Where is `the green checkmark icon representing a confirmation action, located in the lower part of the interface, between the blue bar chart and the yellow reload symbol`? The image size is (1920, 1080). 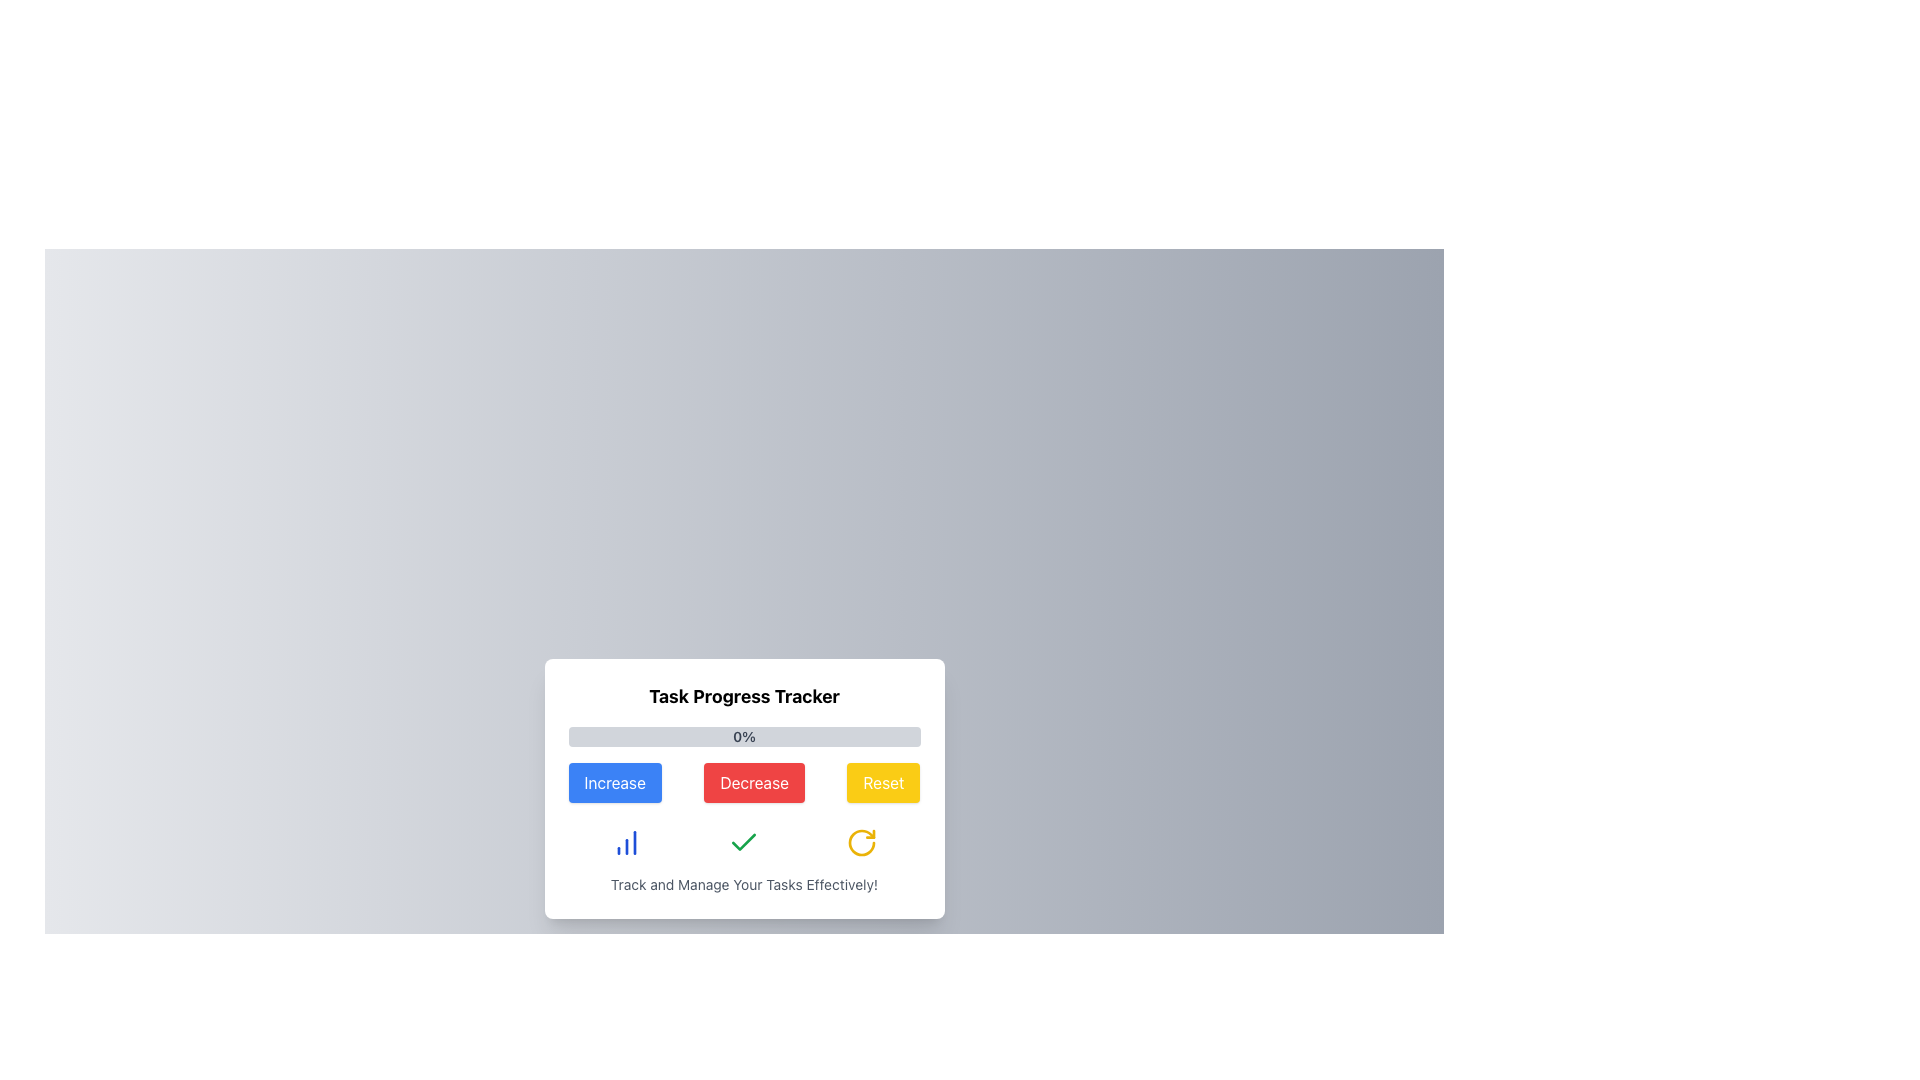
the green checkmark icon representing a confirmation action, located in the lower part of the interface, between the blue bar chart and the yellow reload symbol is located at coordinates (743, 842).